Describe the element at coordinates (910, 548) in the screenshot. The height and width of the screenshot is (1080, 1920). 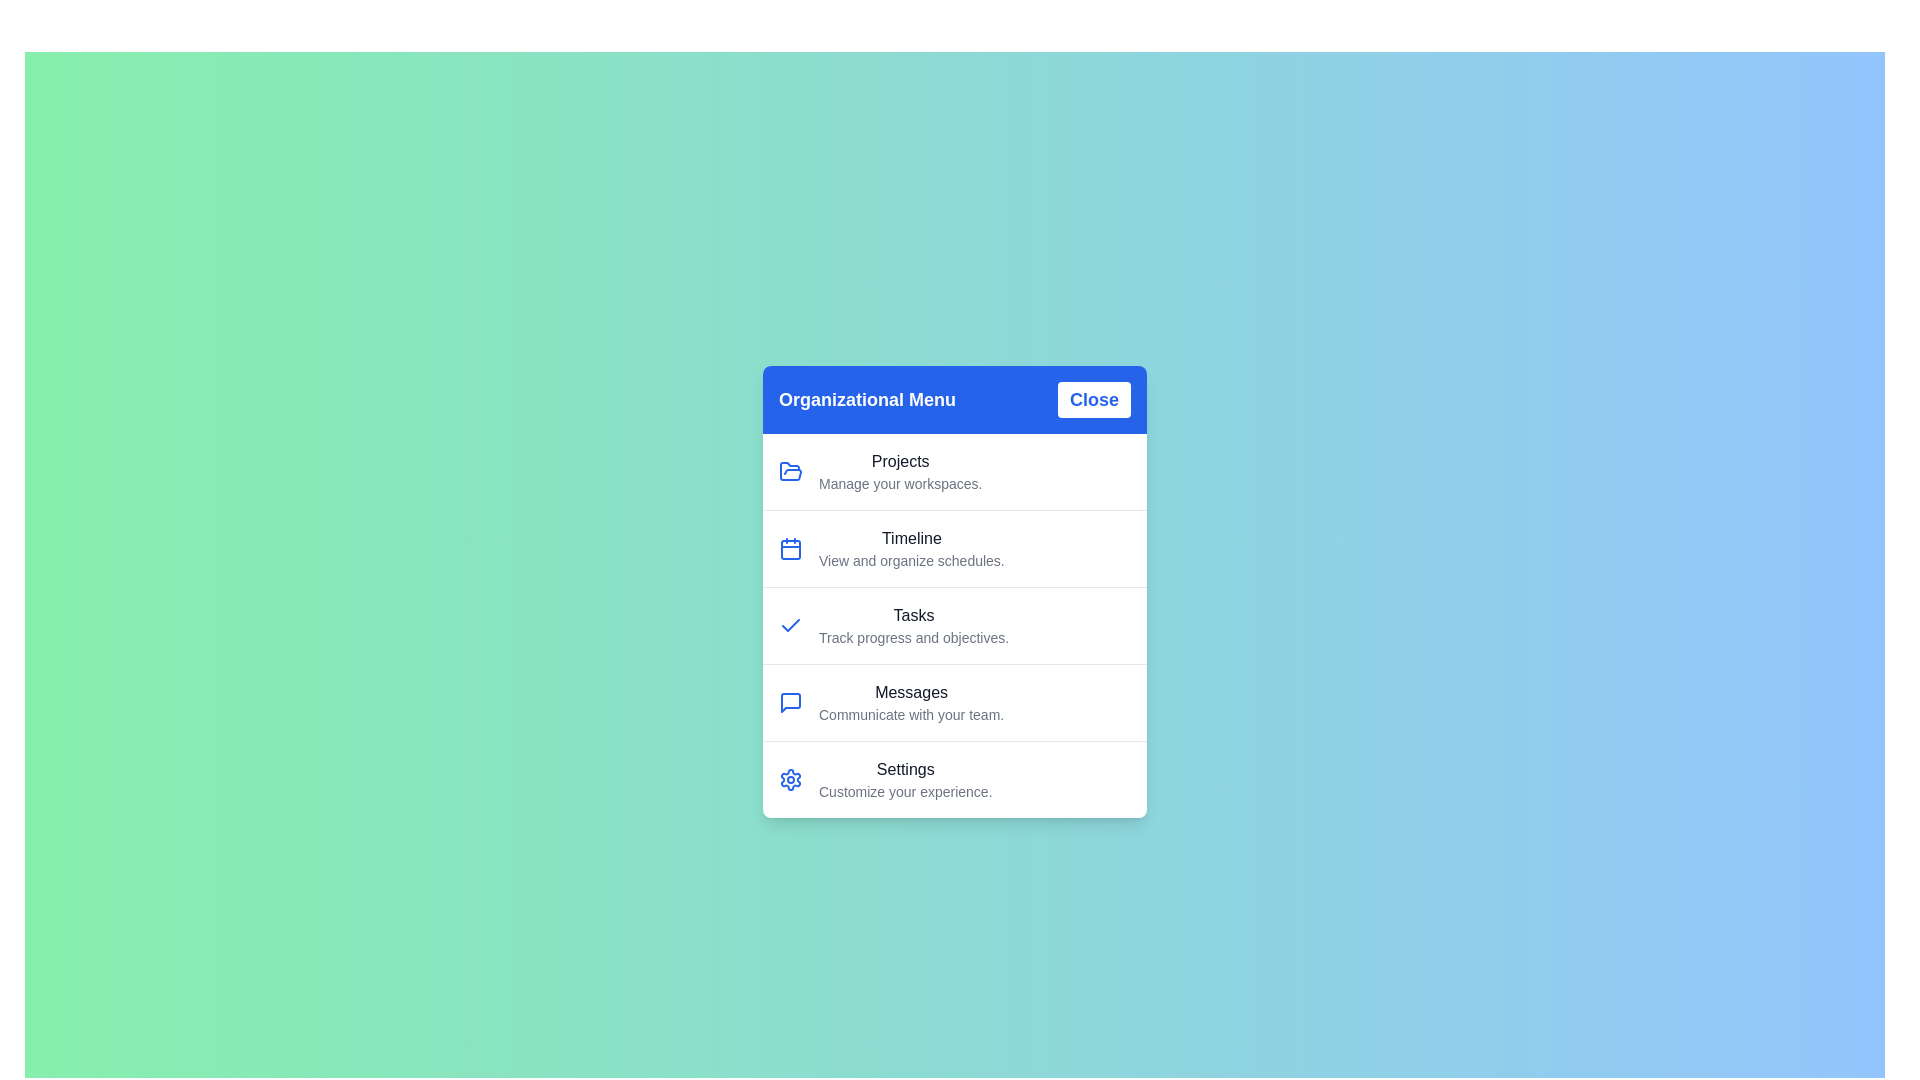
I see `the menu item labeled 'Timeline' to view its details` at that location.